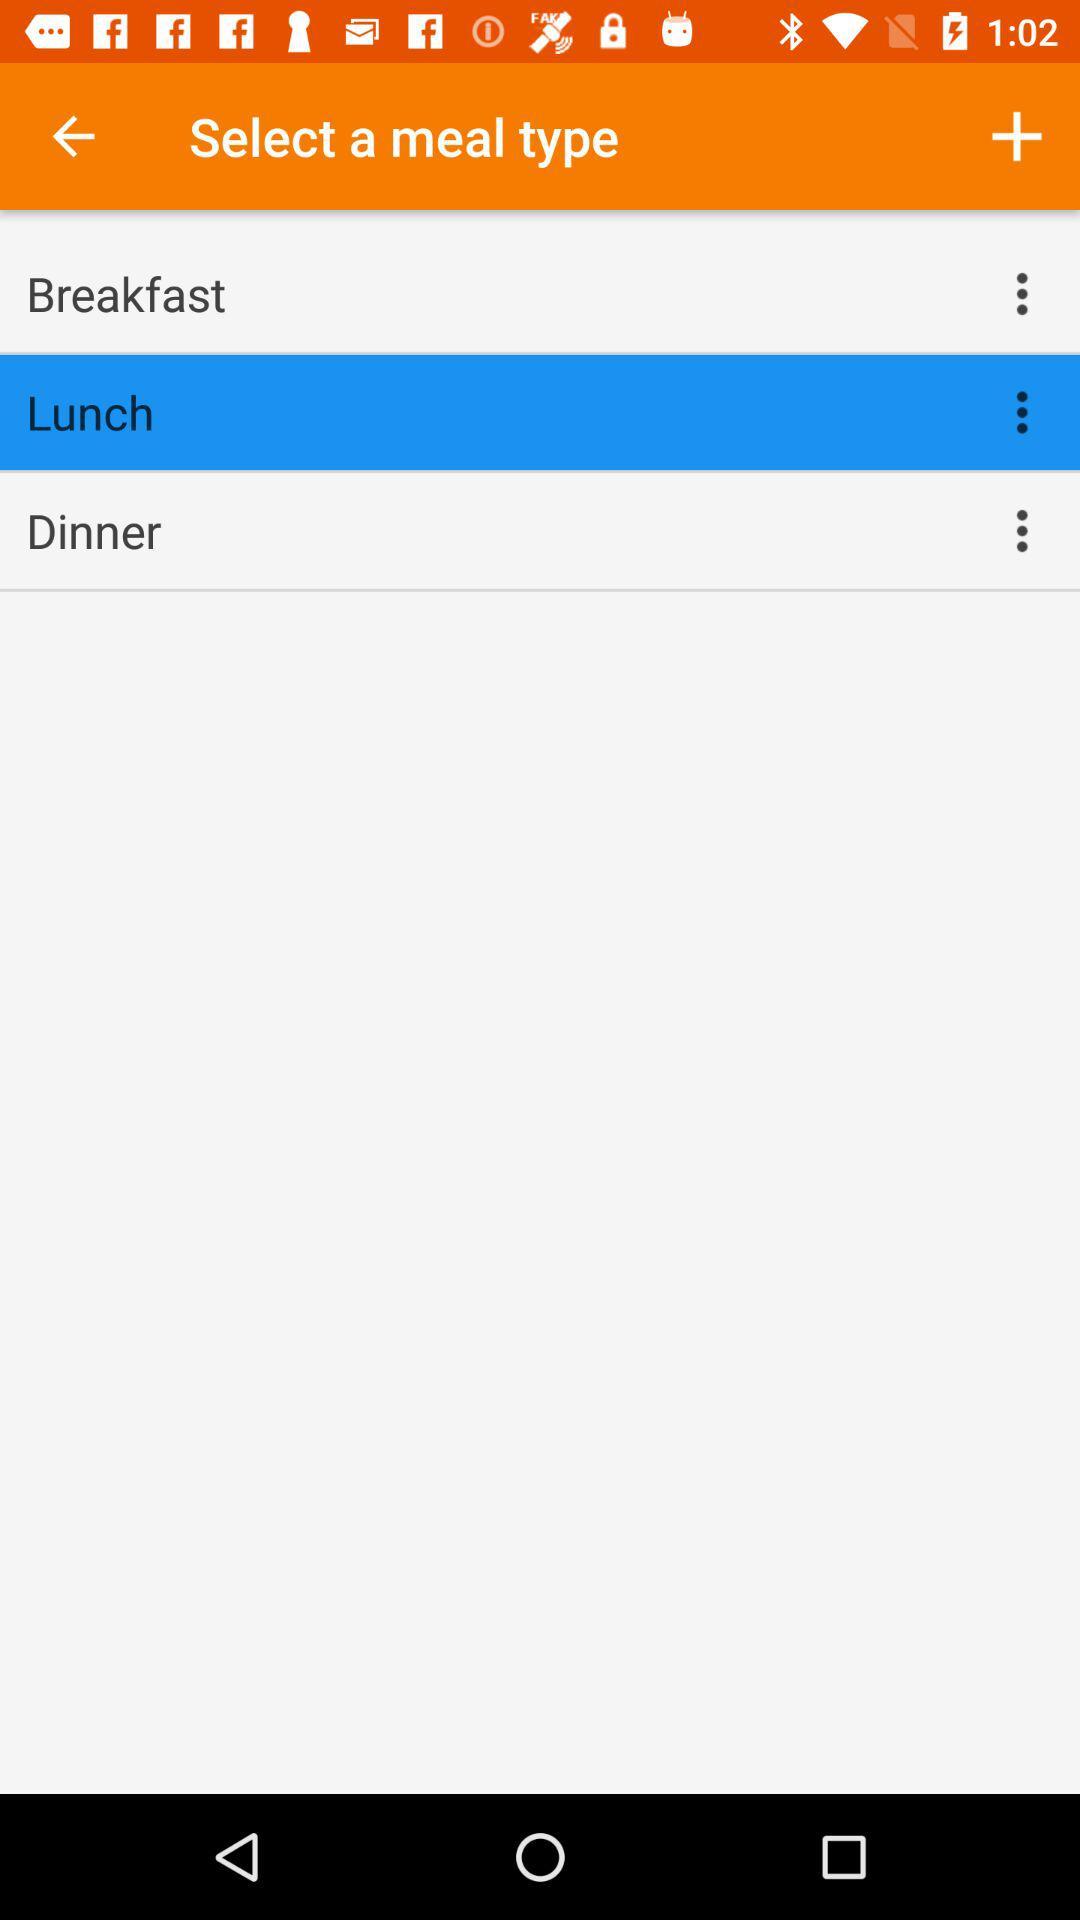  What do you see at coordinates (1017, 135) in the screenshot?
I see `item to the right of select a meal item` at bounding box center [1017, 135].